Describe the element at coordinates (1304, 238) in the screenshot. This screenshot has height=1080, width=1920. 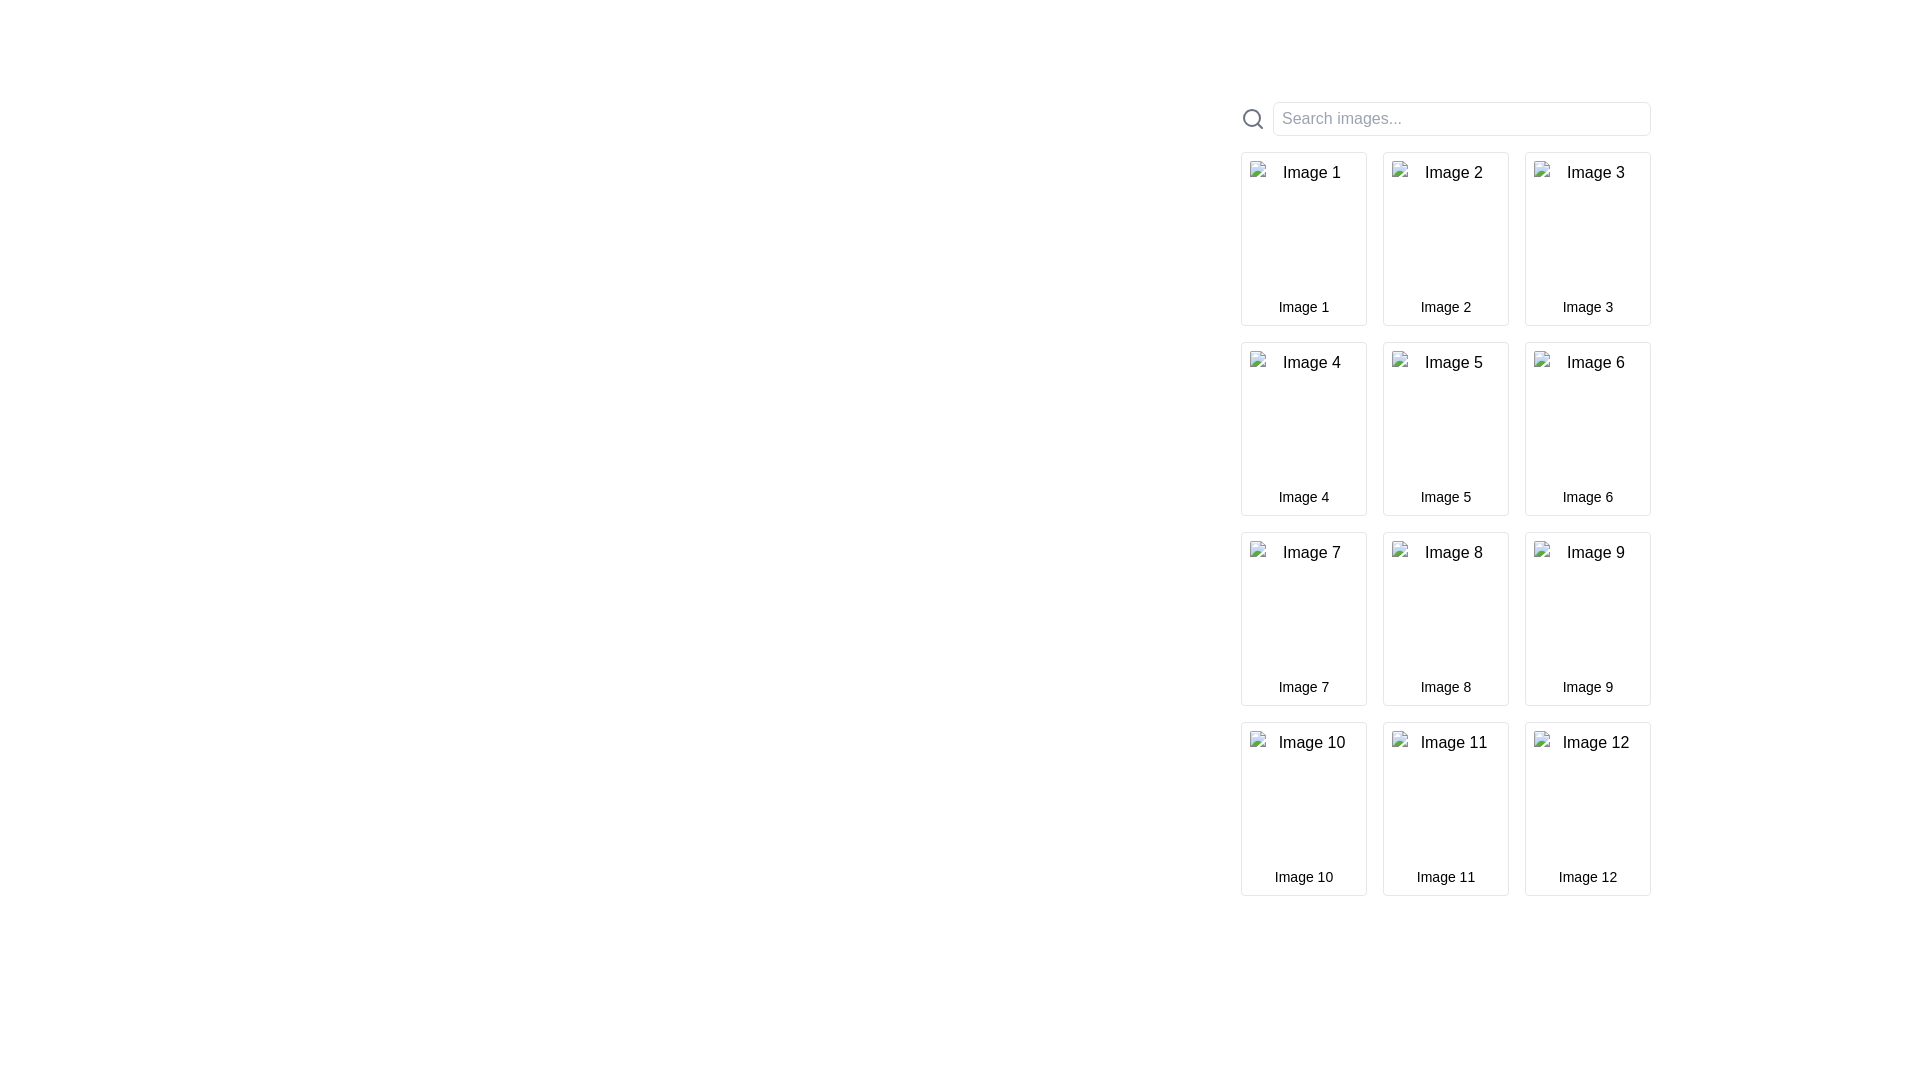
I see `the first tile in the grid layout located at the top-left corner` at that location.